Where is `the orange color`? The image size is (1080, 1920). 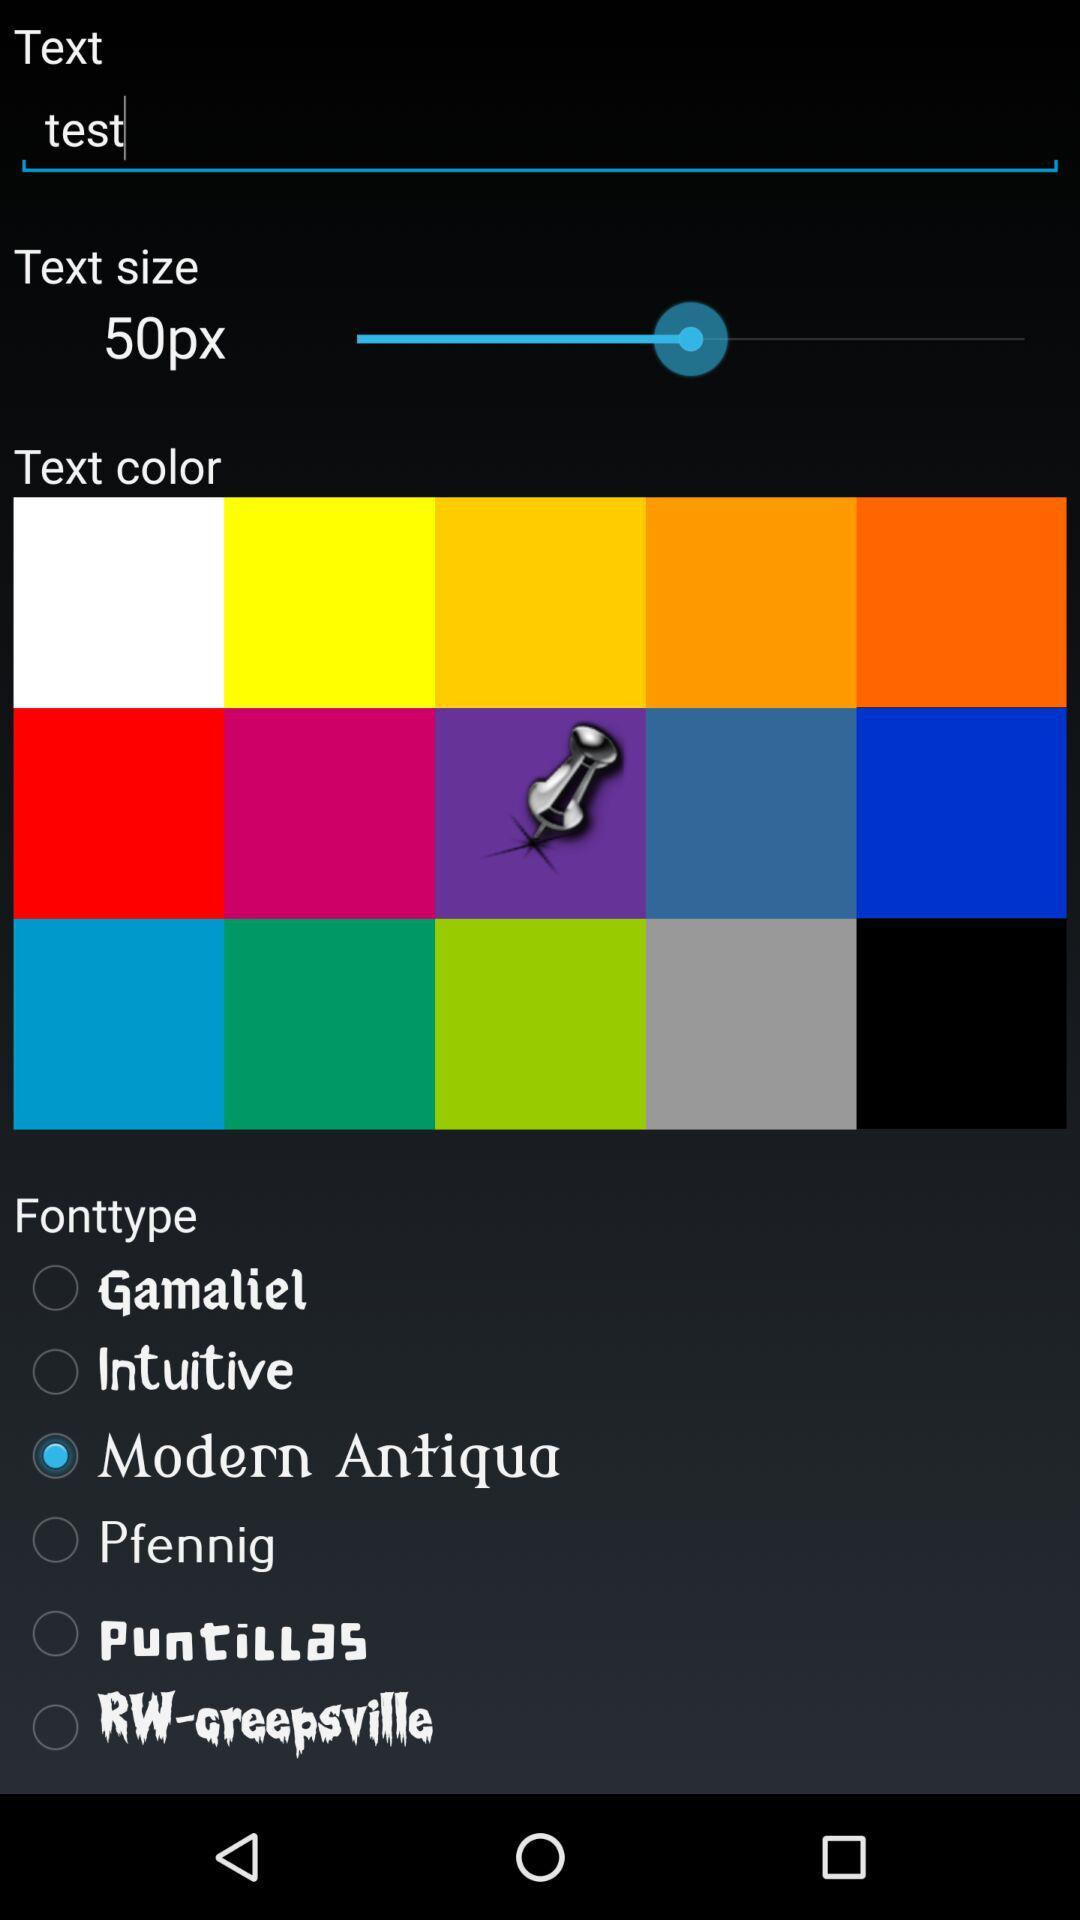 the orange color is located at coordinates (960, 600).